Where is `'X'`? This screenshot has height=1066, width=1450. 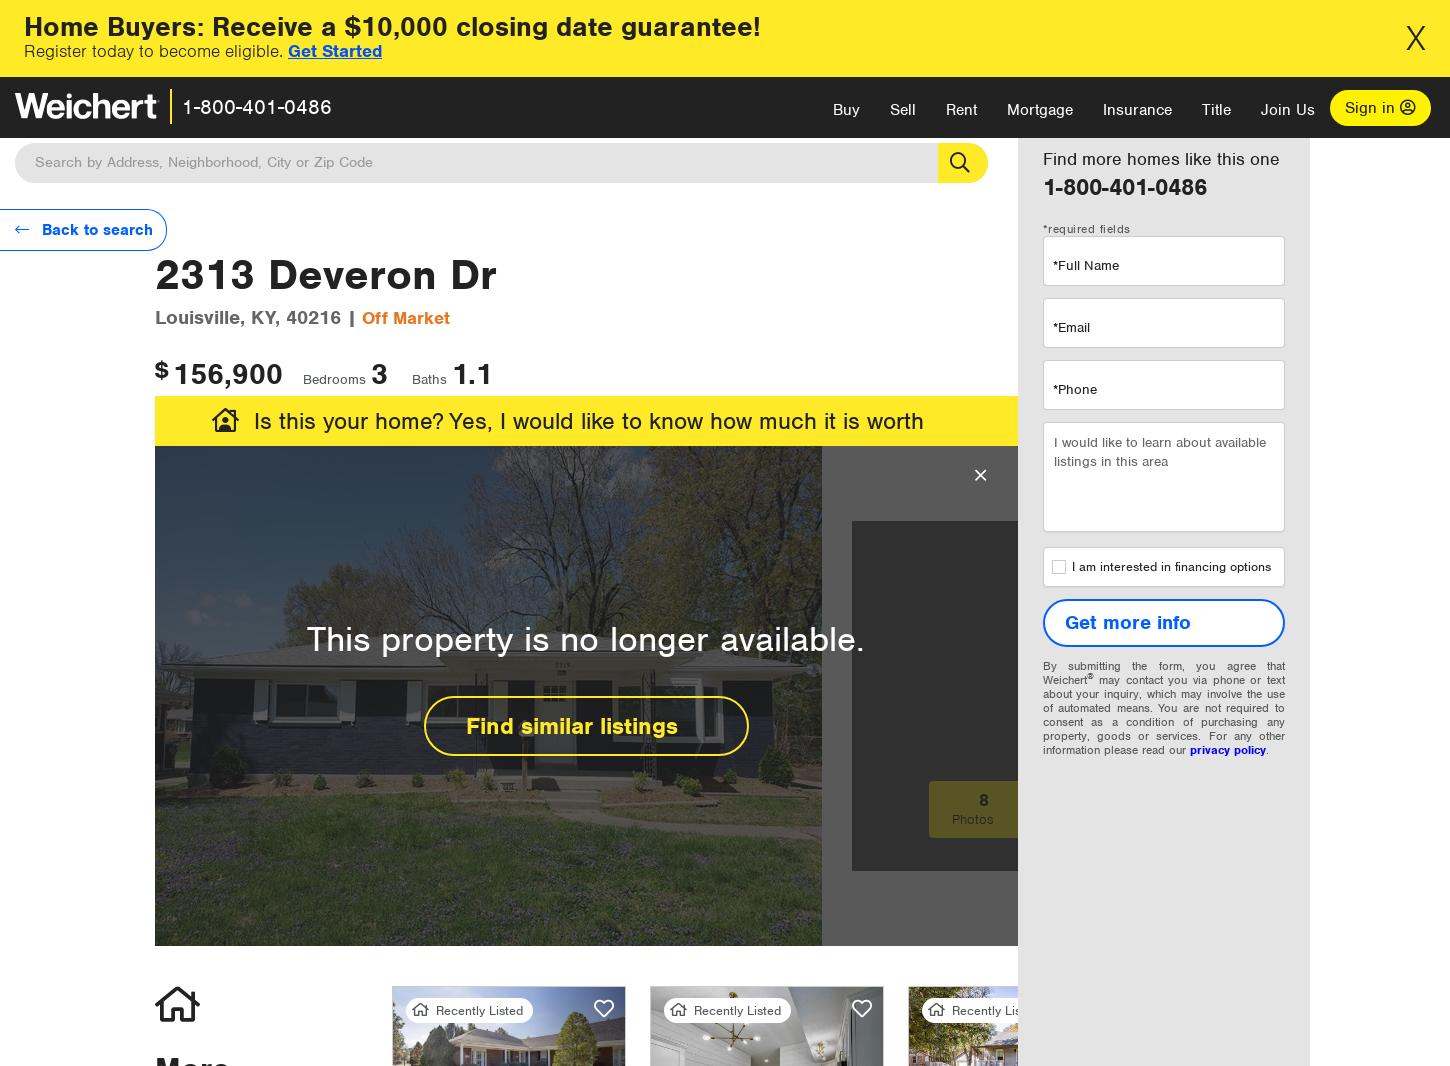
'X' is located at coordinates (1415, 36).